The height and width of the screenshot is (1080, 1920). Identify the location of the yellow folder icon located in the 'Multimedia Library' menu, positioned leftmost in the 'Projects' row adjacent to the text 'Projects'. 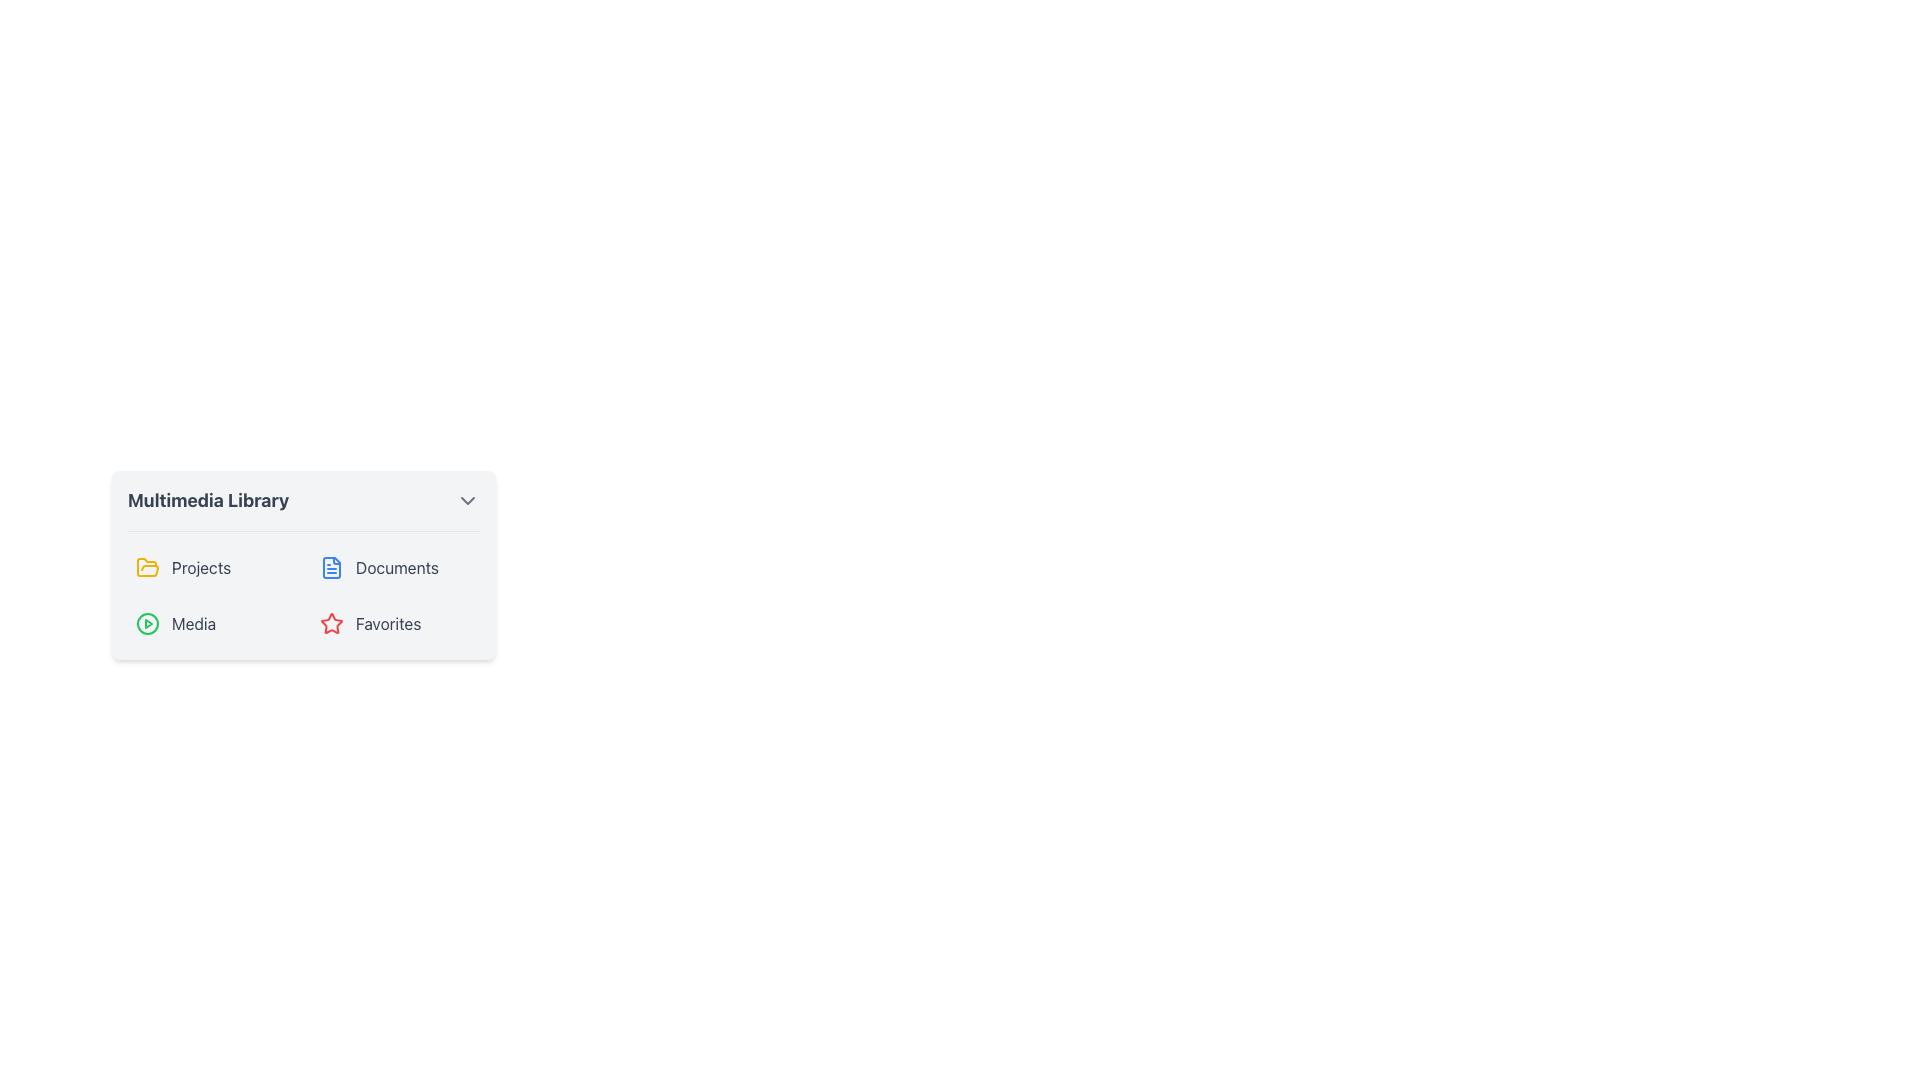
(147, 567).